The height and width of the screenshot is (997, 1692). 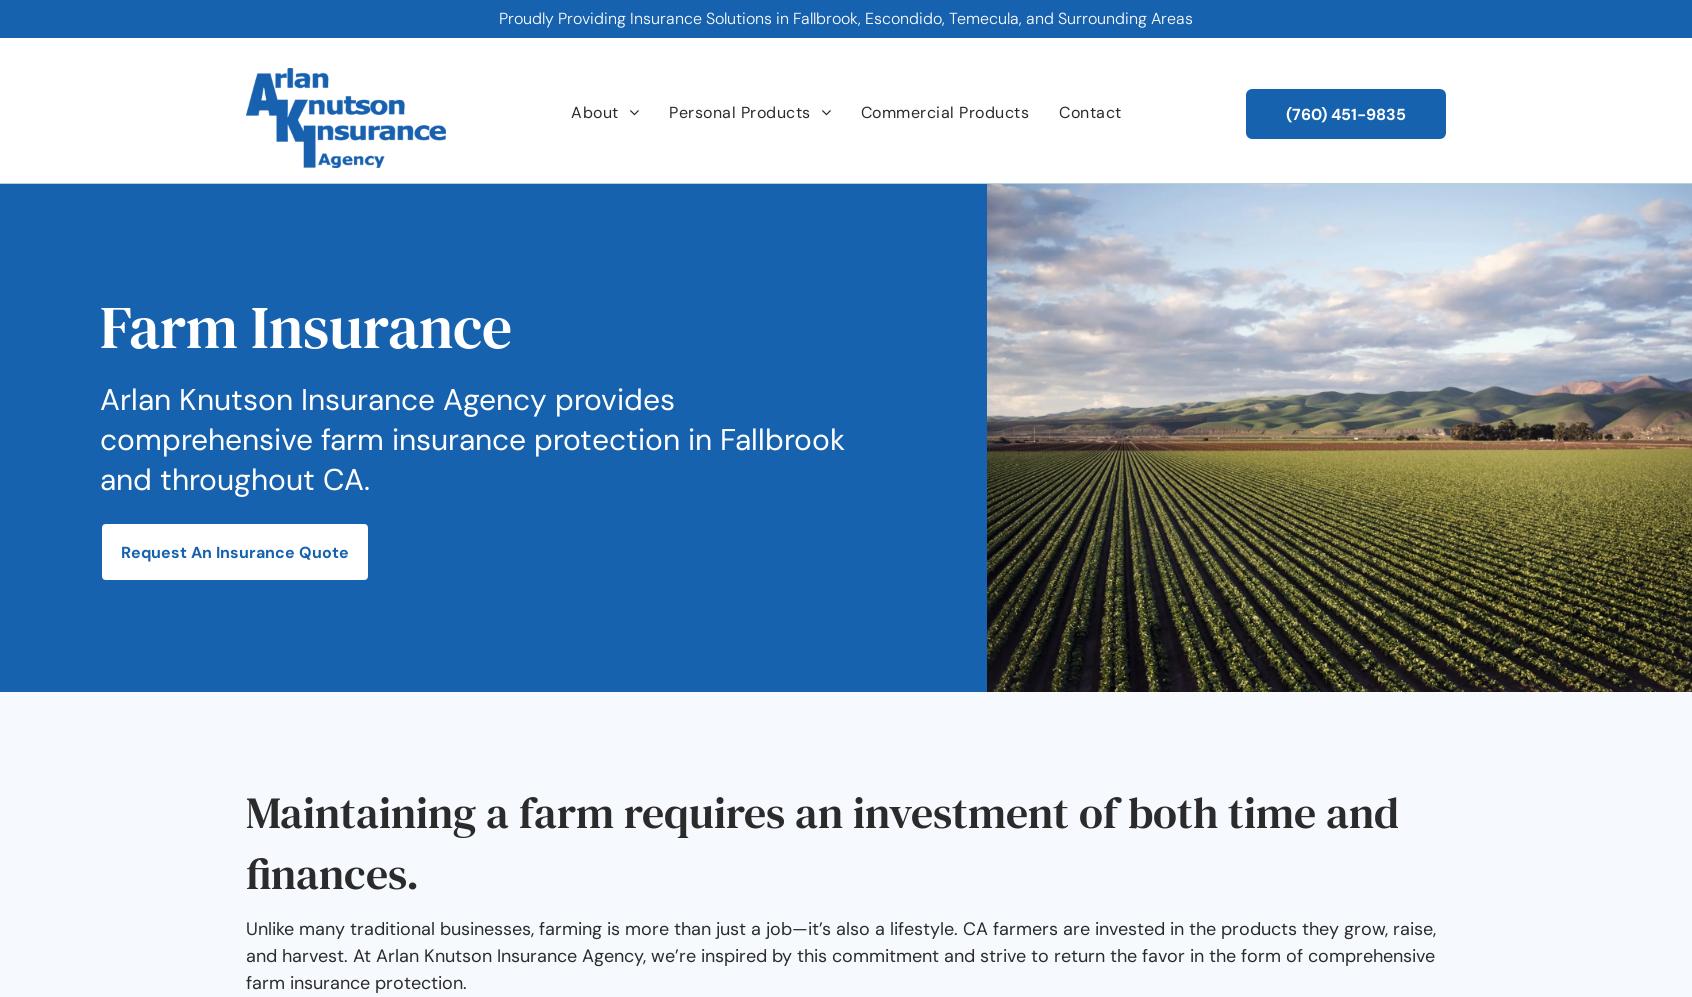 I want to click on 'Life Insurance', so click(x=684, y=342).